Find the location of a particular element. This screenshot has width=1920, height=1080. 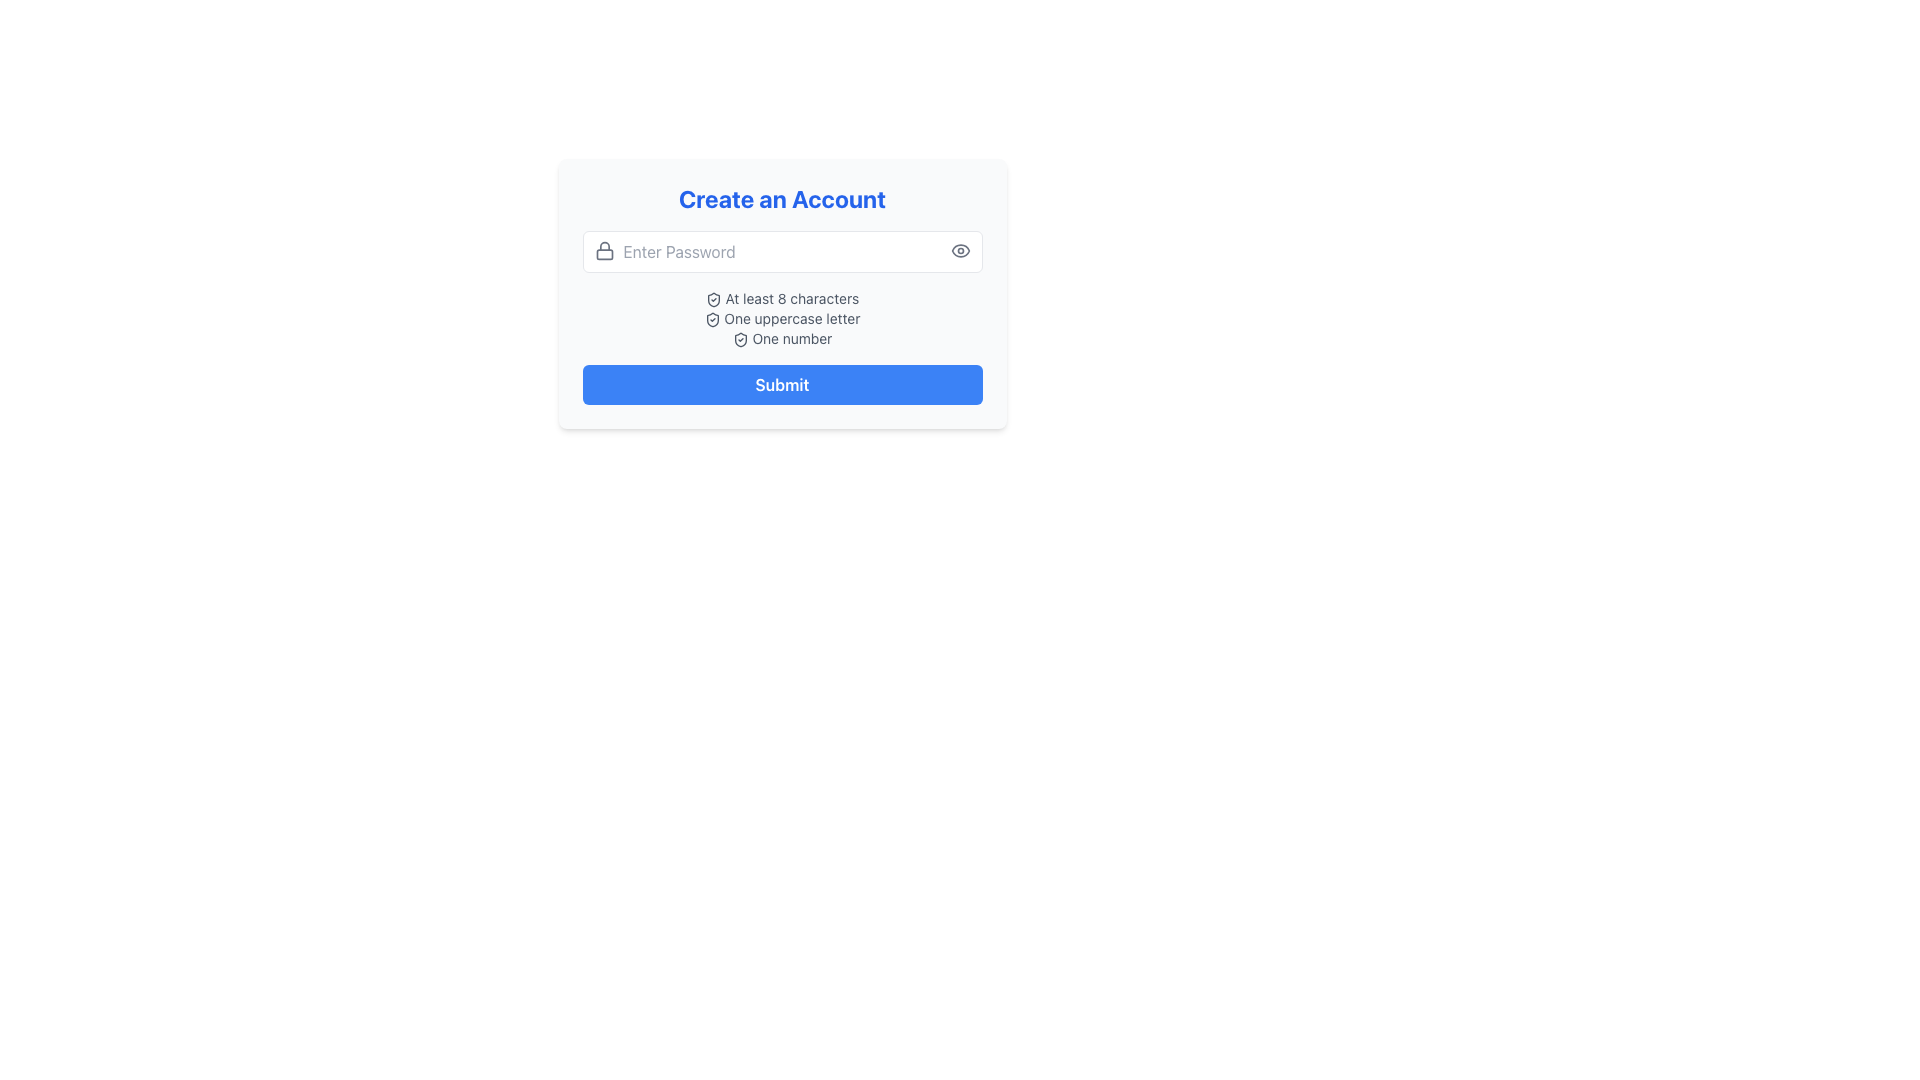

the eye-like icon located to the right of the password entry field in the 'Create an Account' dialog box is located at coordinates (960, 249).